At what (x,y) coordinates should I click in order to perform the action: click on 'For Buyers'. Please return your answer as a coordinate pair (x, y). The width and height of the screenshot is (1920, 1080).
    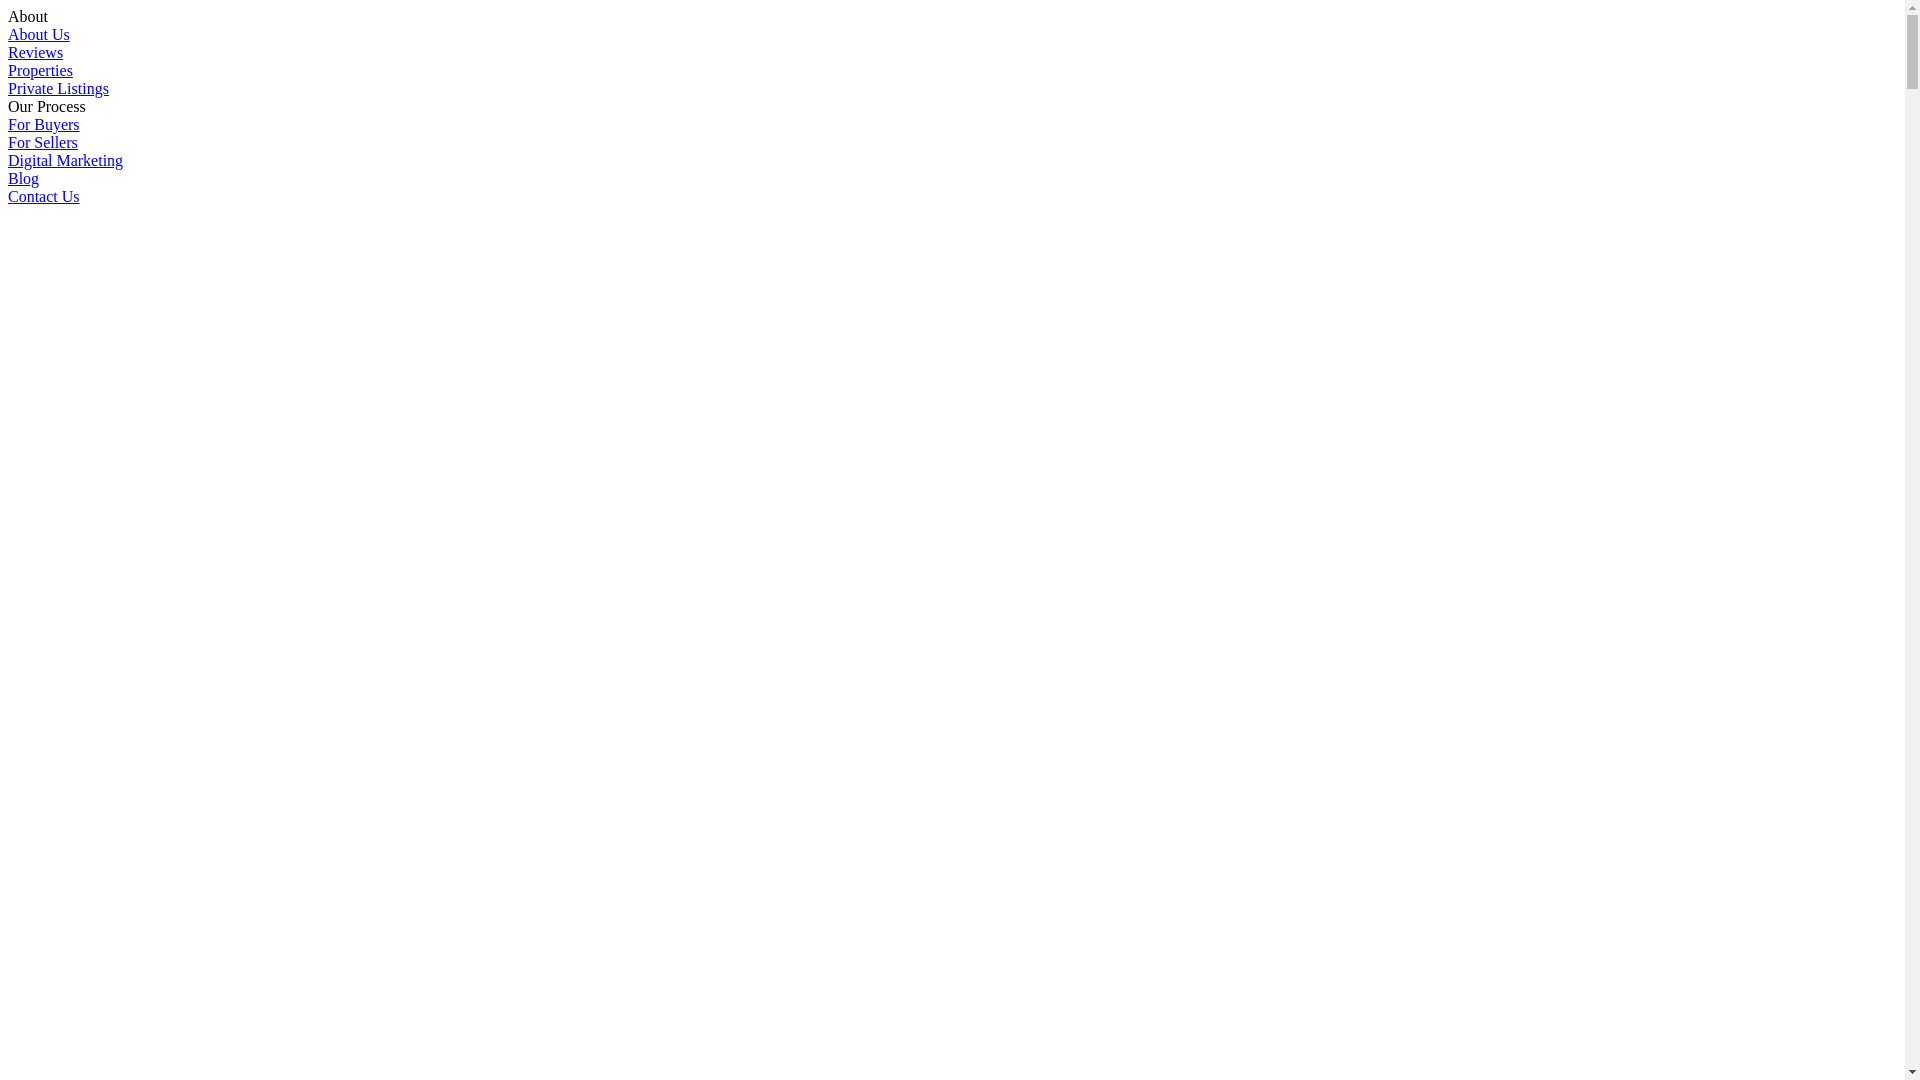
    Looking at the image, I should click on (43, 124).